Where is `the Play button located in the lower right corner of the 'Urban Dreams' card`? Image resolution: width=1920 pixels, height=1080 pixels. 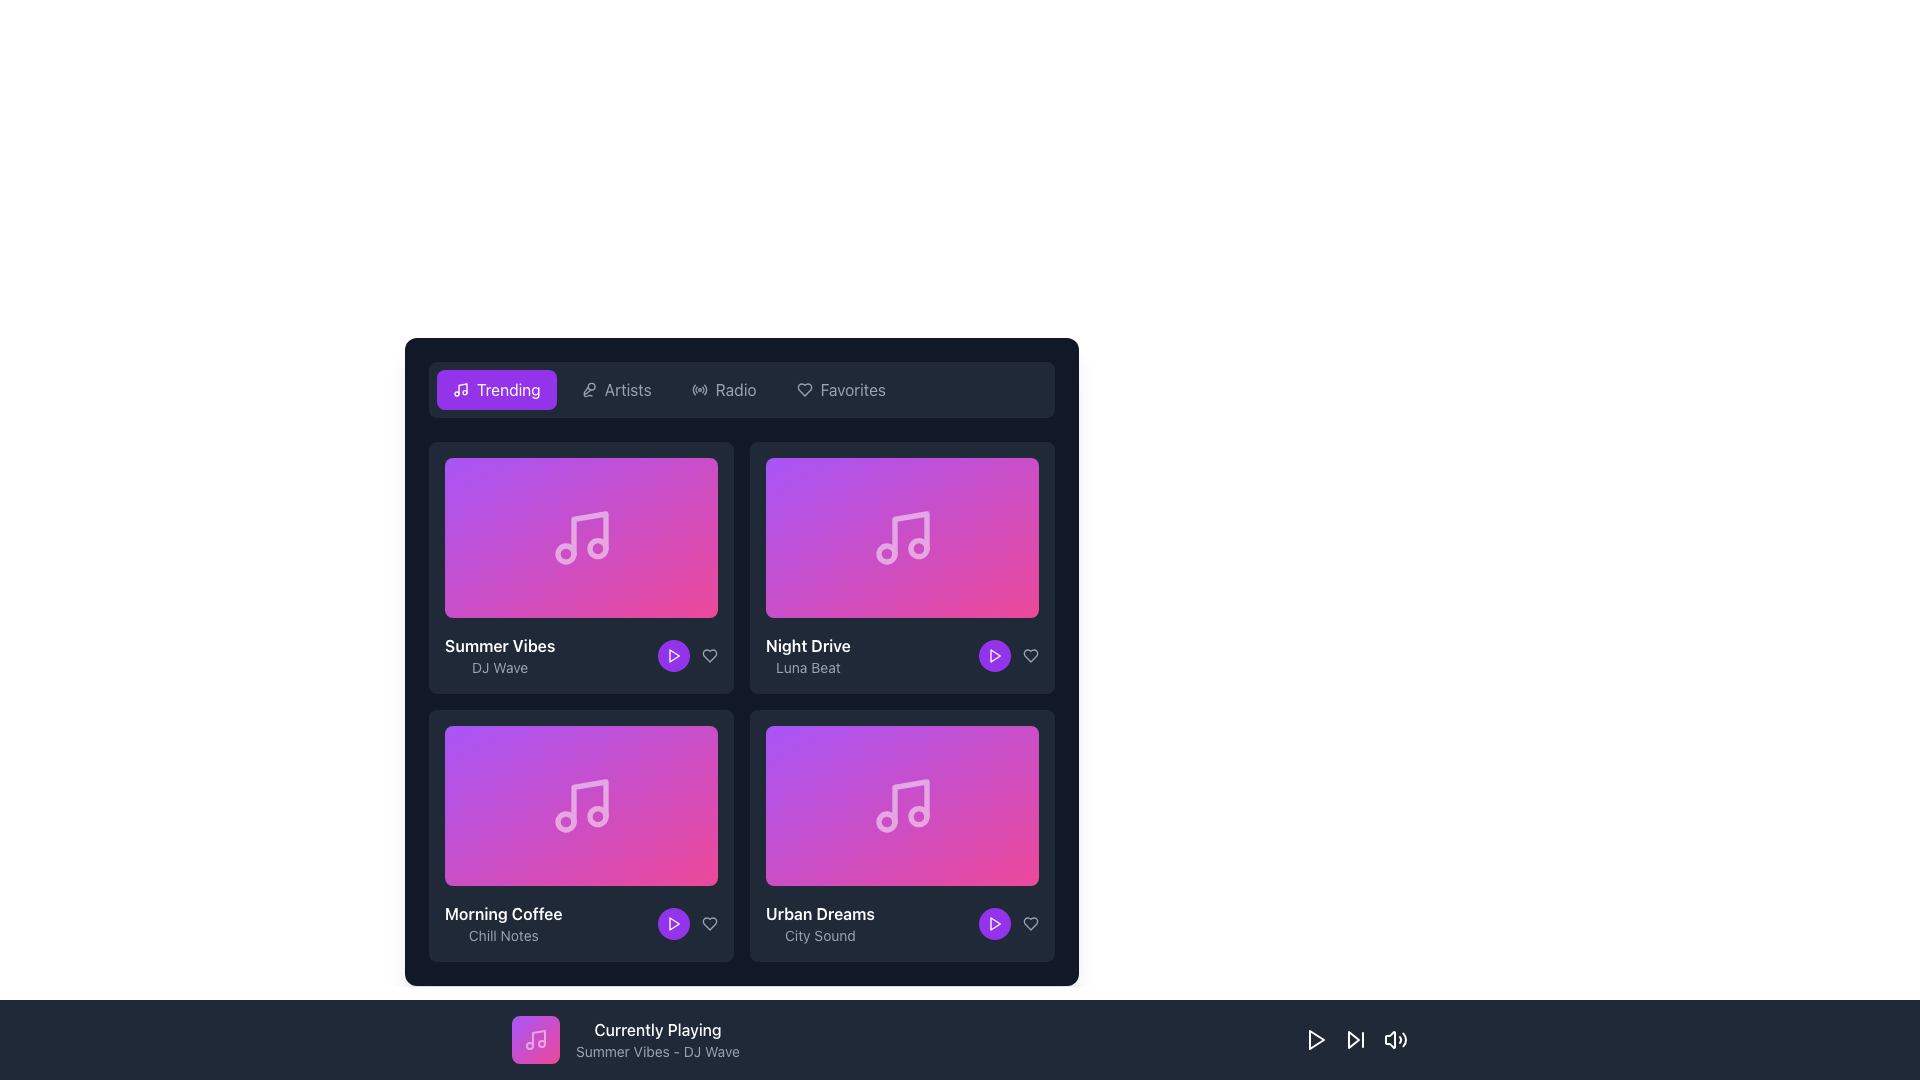 the Play button located in the lower right corner of the 'Urban Dreams' card is located at coordinates (994, 924).